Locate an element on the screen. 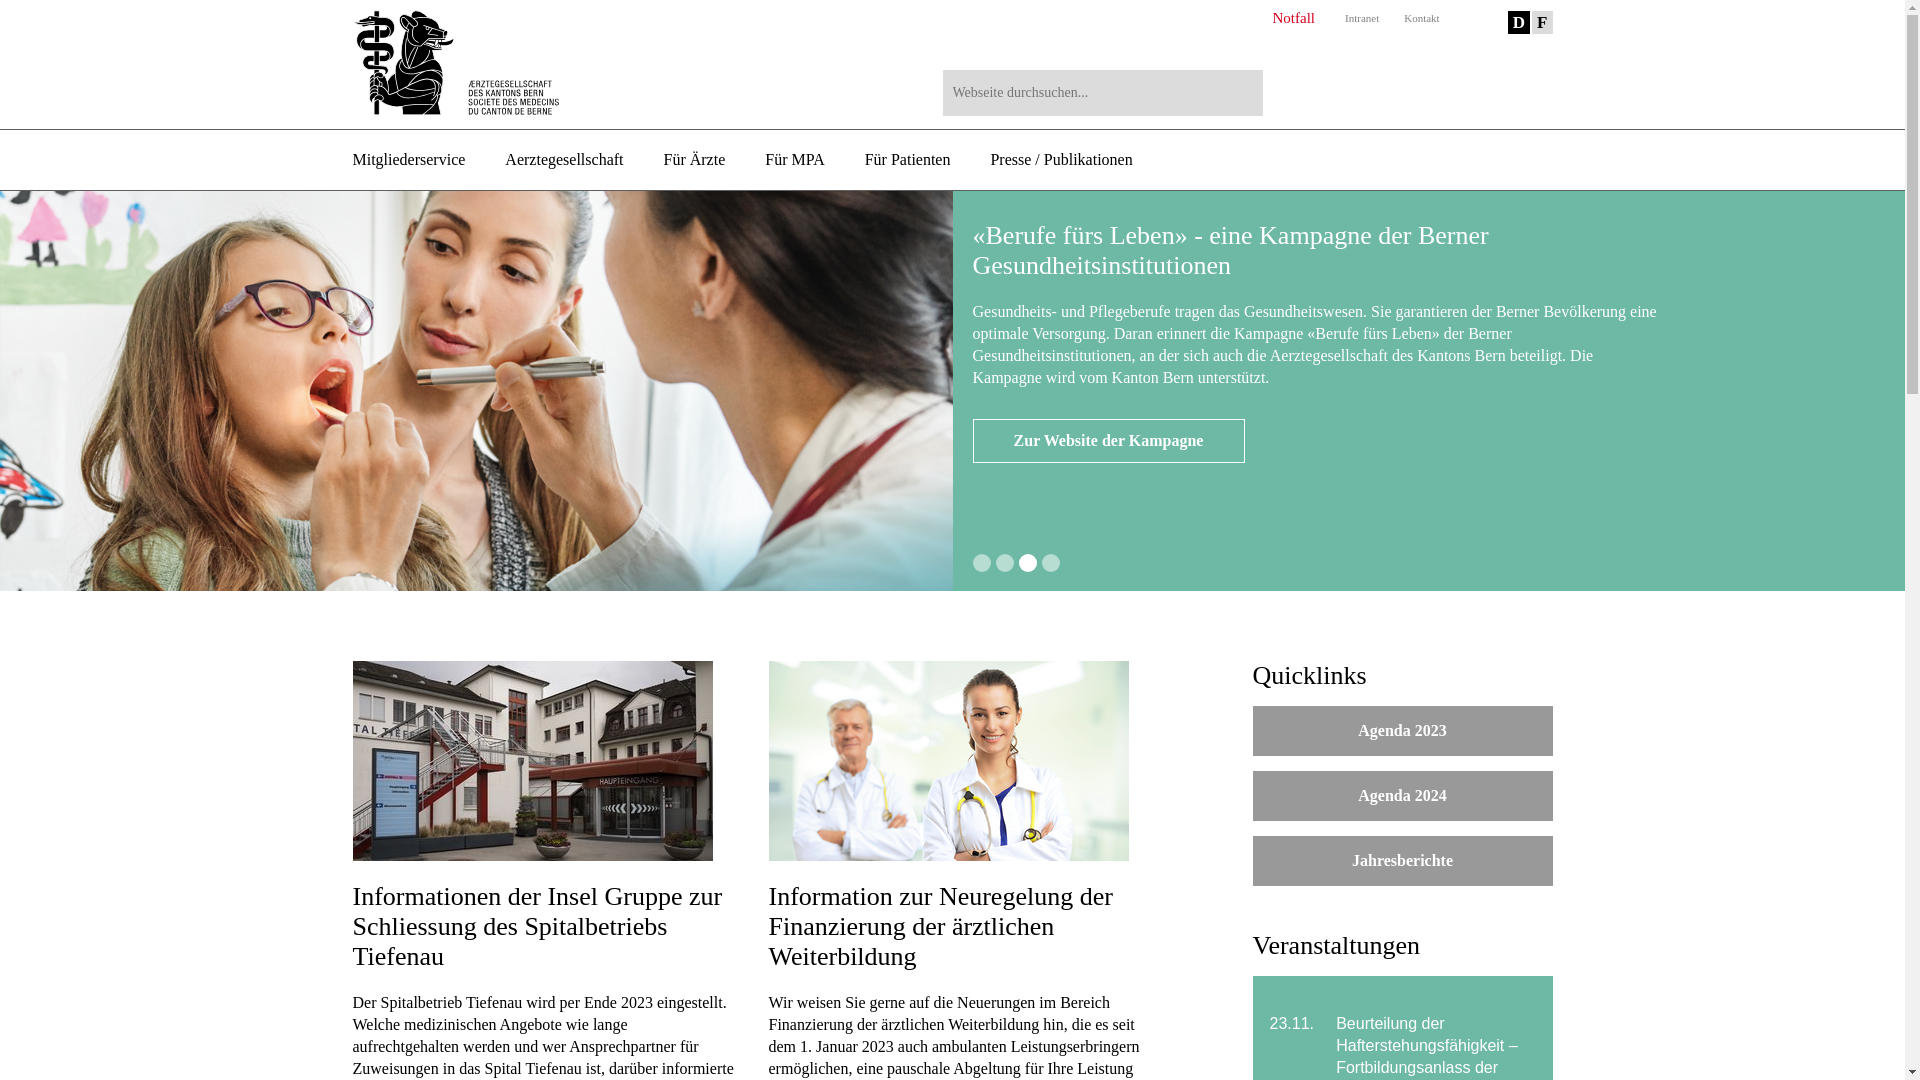  'Mehr erfahren' is located at coordinates (971, 439).